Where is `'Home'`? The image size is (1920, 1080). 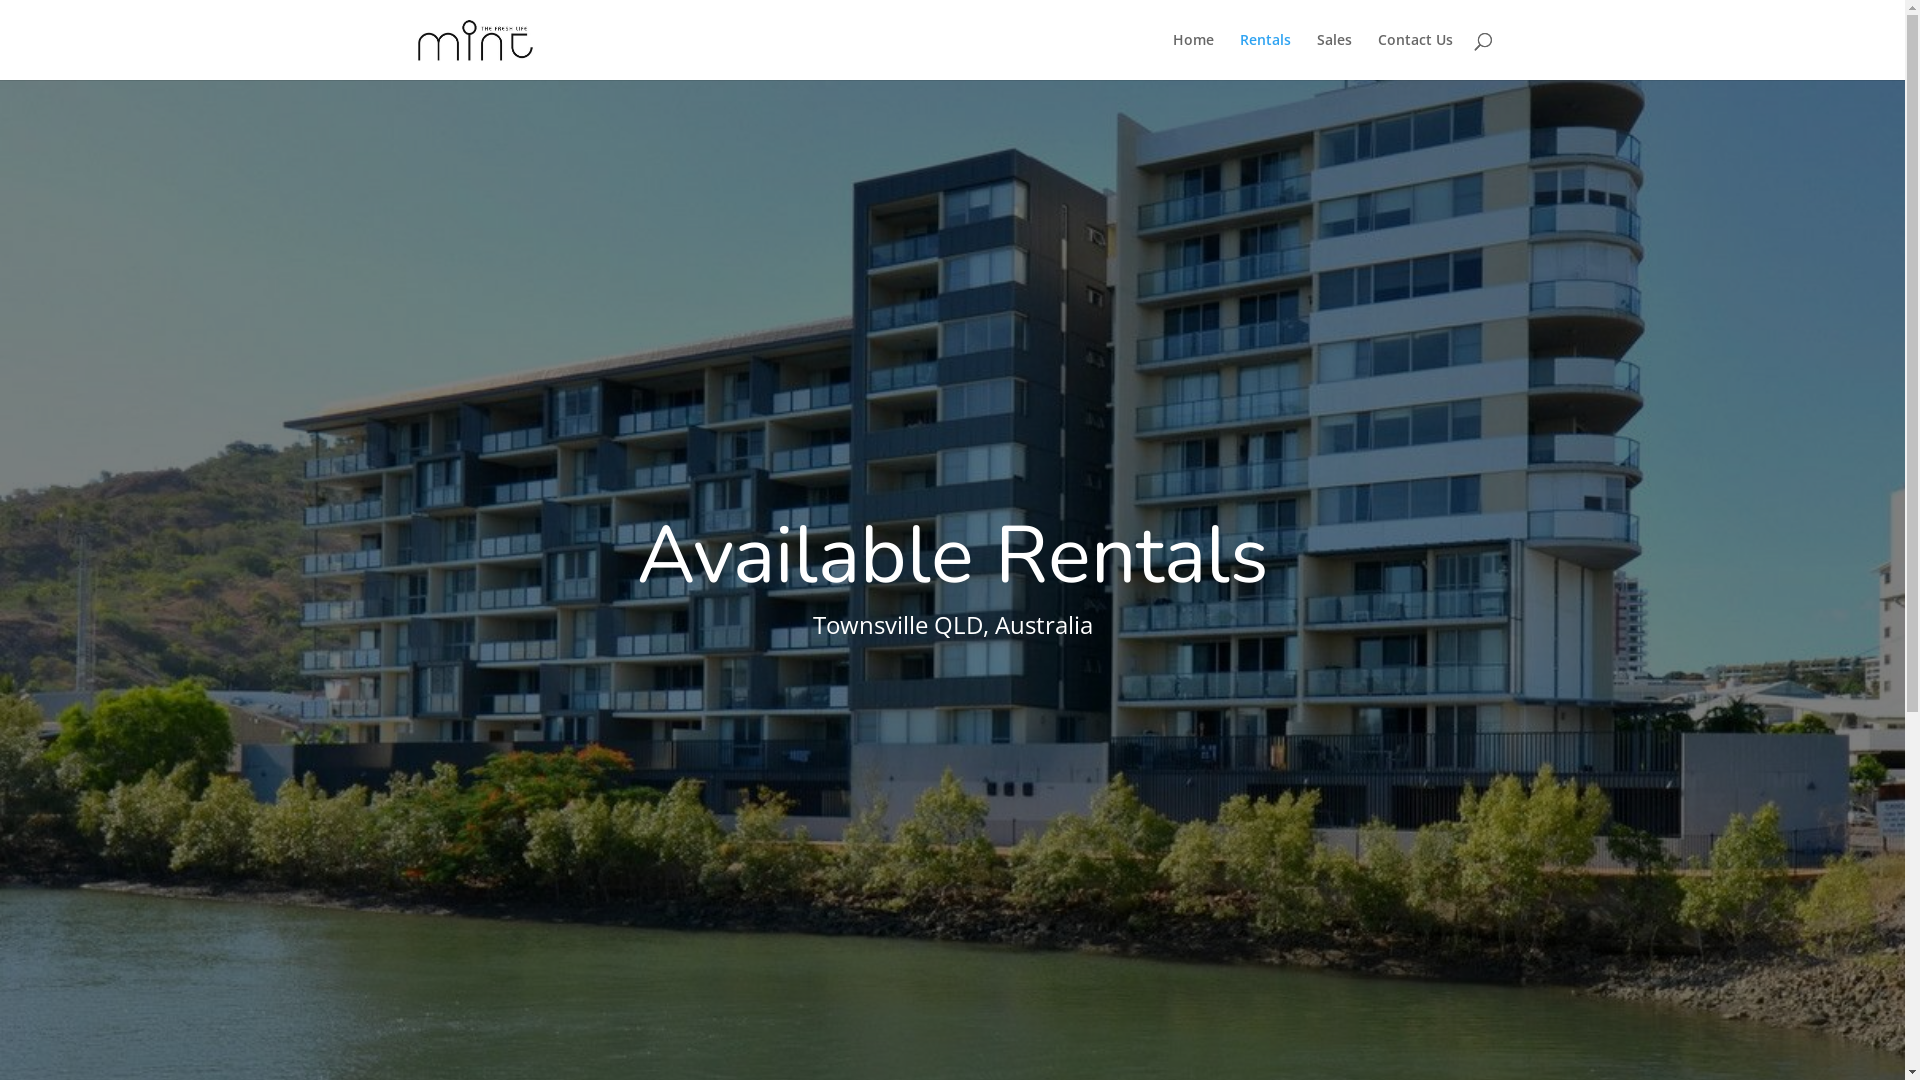 'Home' is located at coordinates (1192, 55).